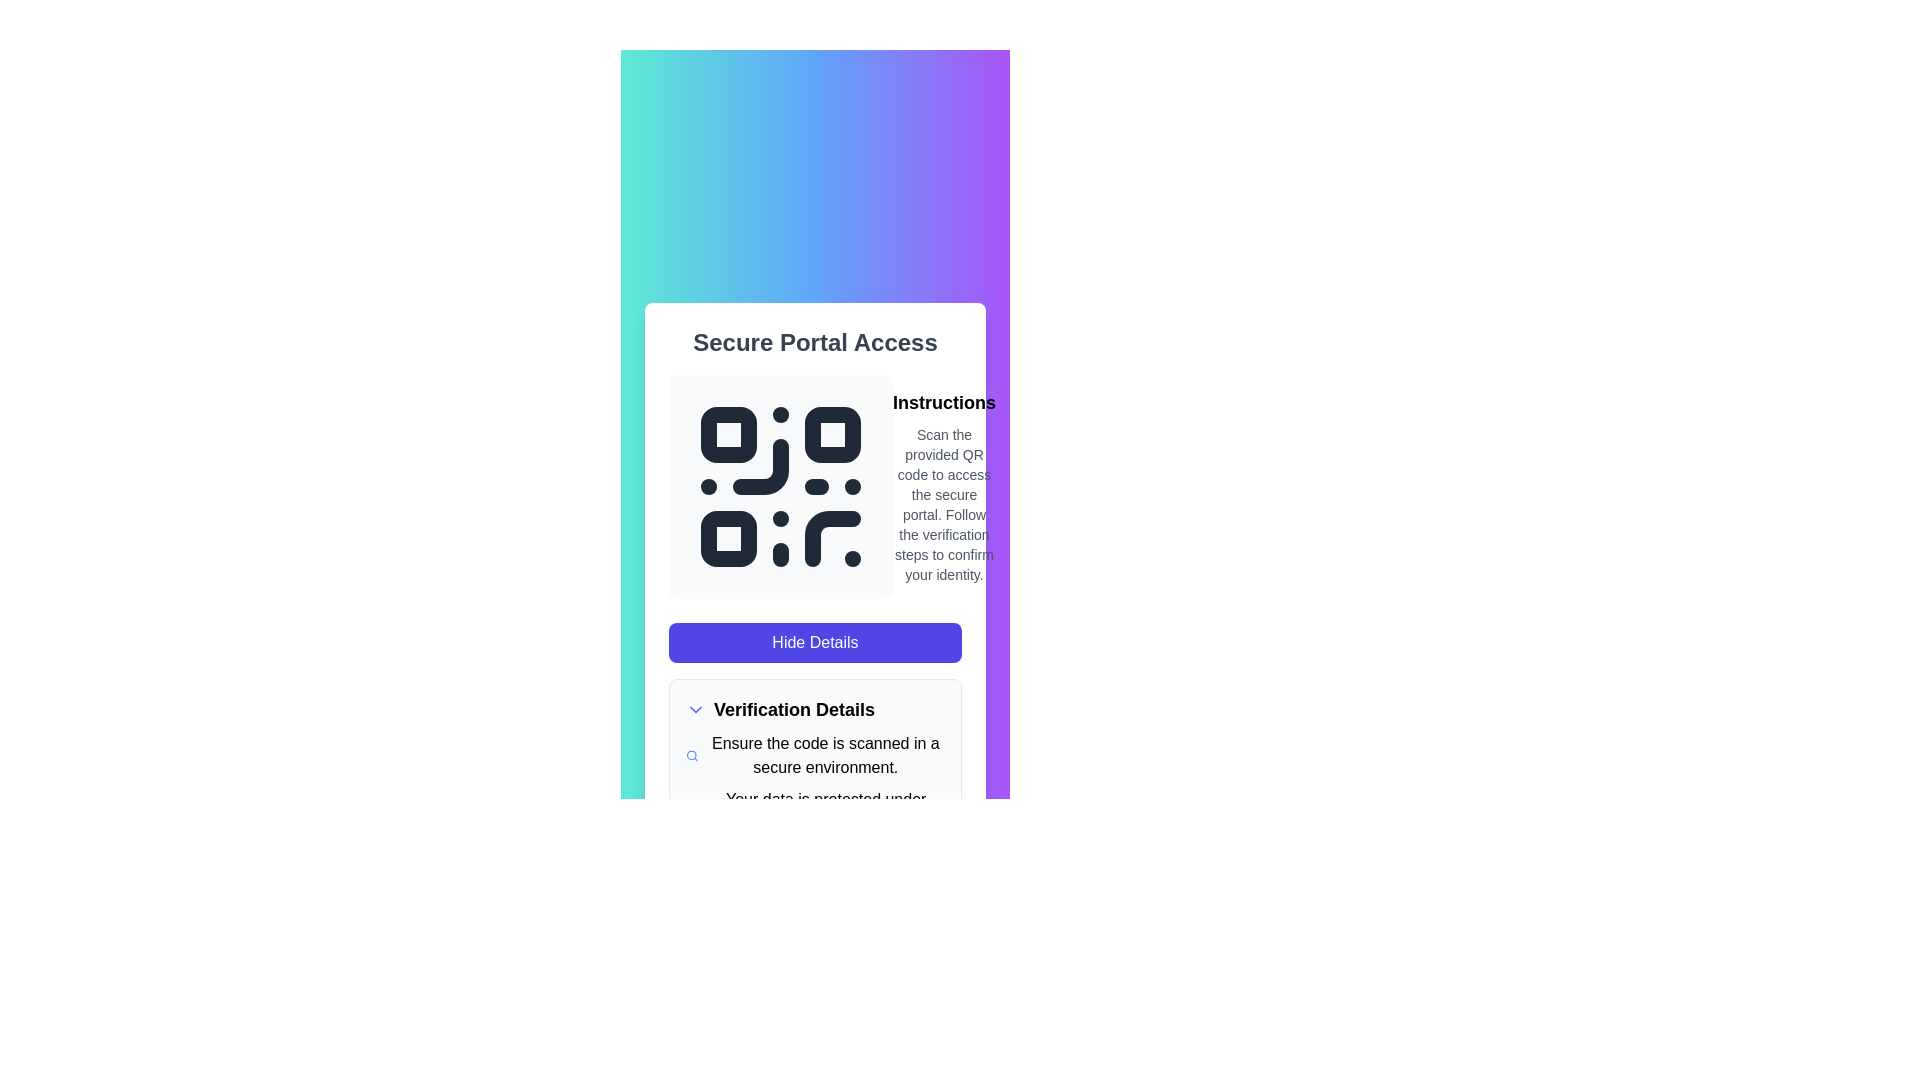  What do you see at coordinates (943, 504) in the screenshot?
I see `instructions from the descriptive text block styled with a gray font color, located below the 'Instructions' heading and beside the QR code graphic` at bounding box center [943, 504].